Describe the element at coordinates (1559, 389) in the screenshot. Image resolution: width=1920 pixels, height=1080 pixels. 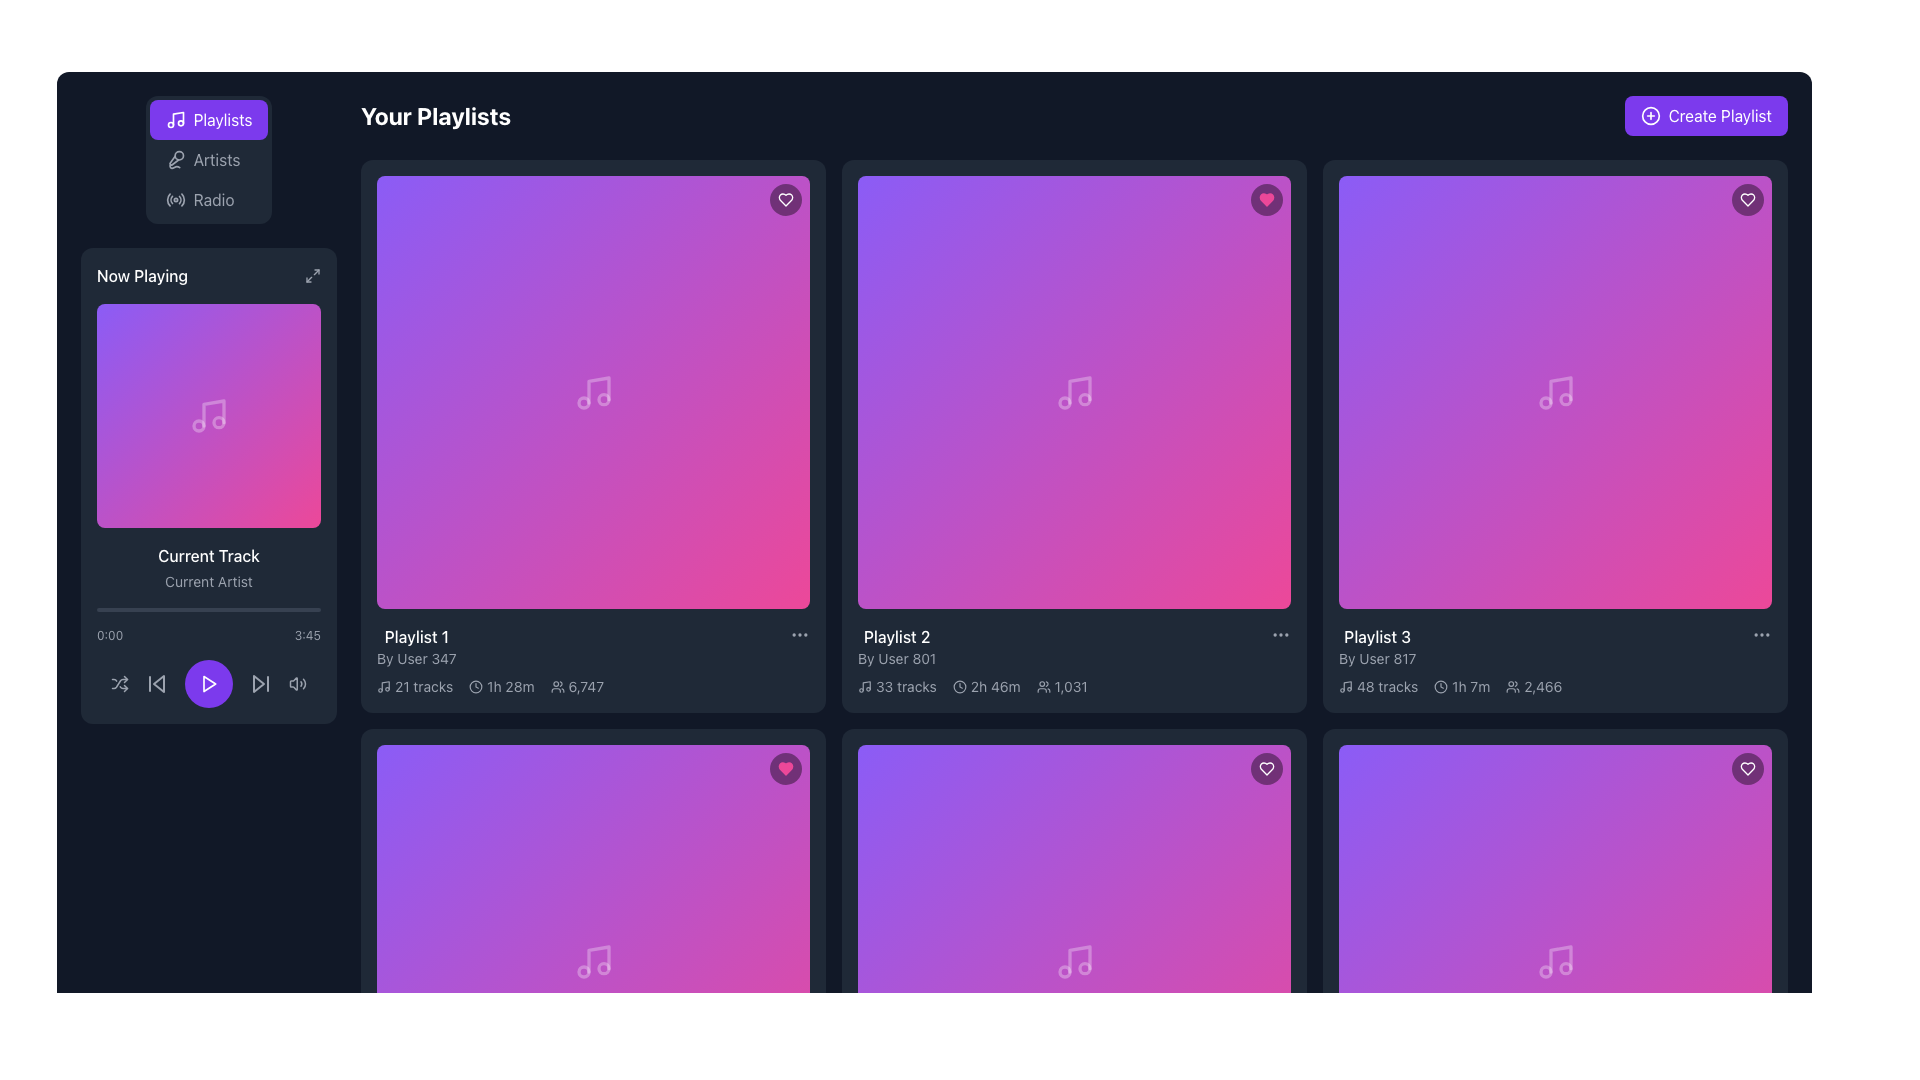
I see `the vertical line segment of the music note icon that is part of the 'Playlist 3' representation` at that location.